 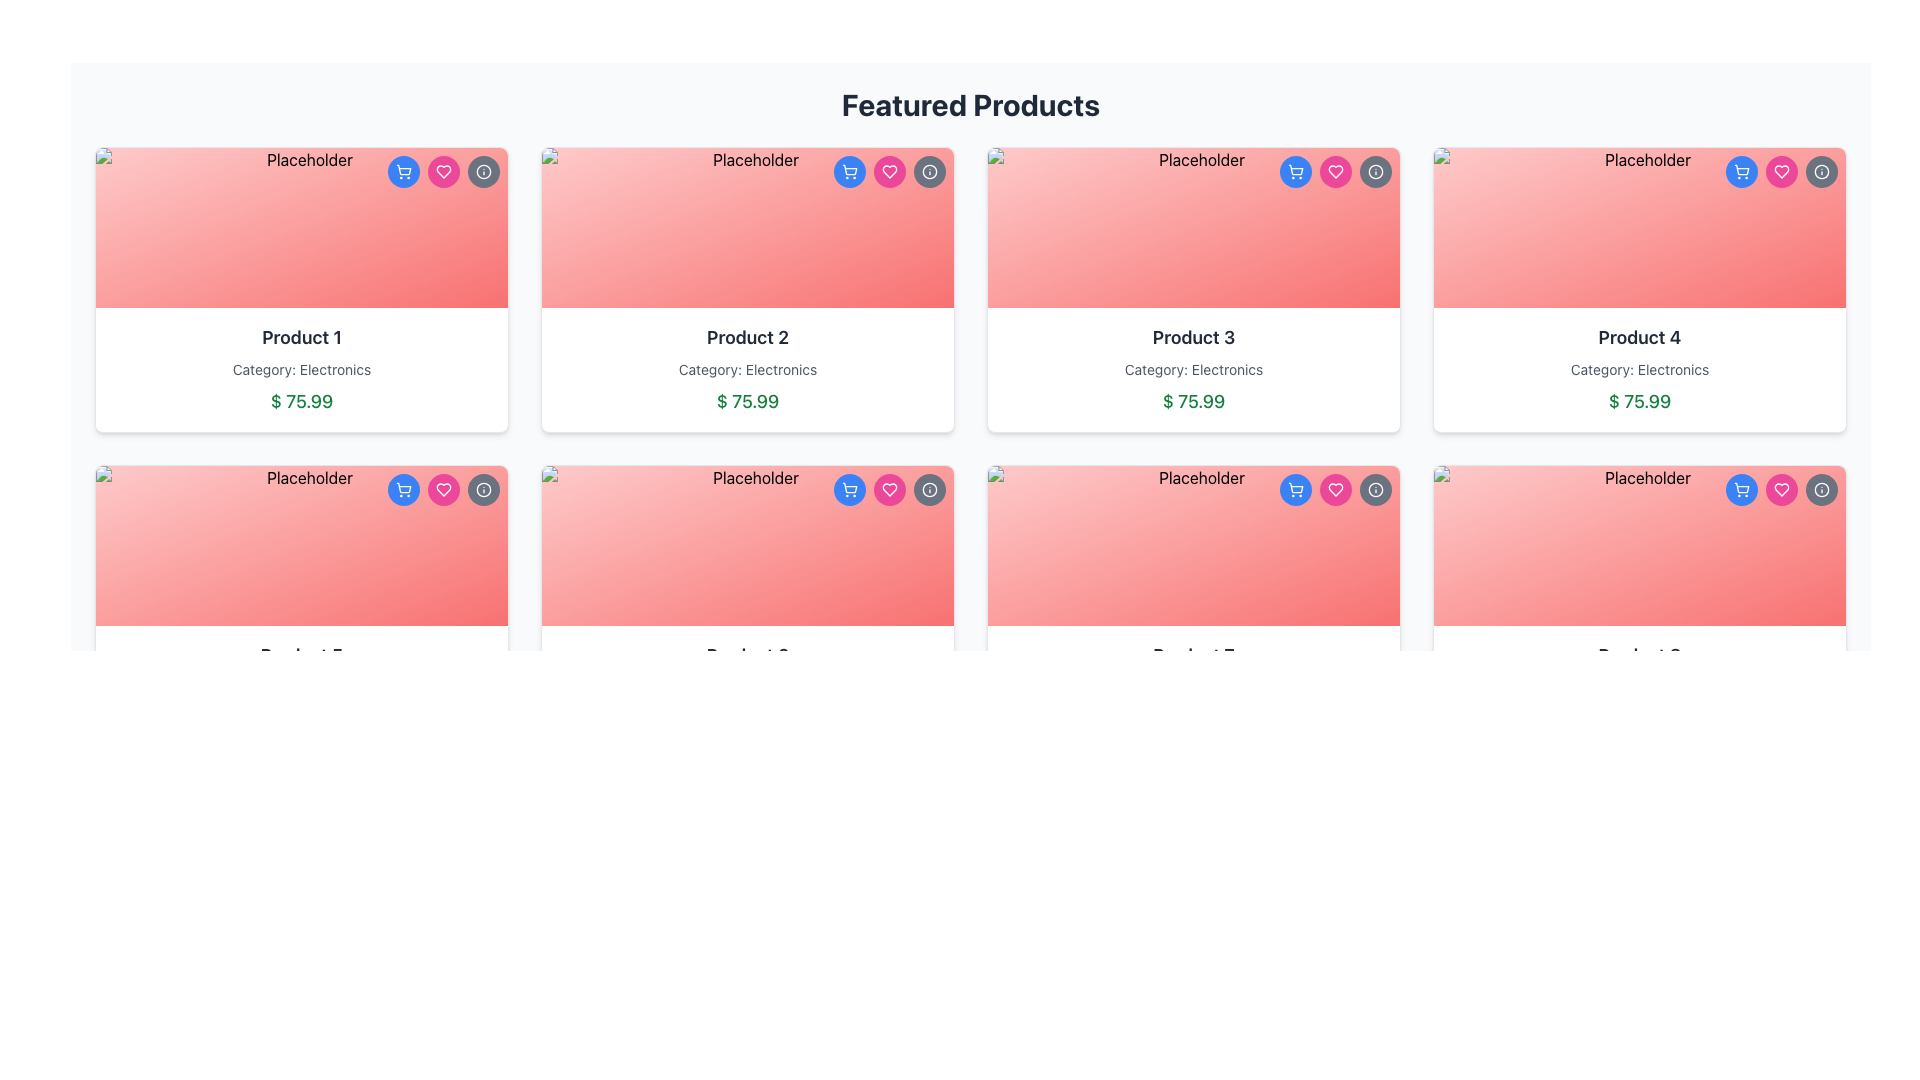 What do you see at coordinates (1375, 489) in the screenshot?
I see `the circular button with a gray background containing an 'i' icon, located in the upper-right corner of the product card for 'Product 3'` at bounding box center [1375, 489].